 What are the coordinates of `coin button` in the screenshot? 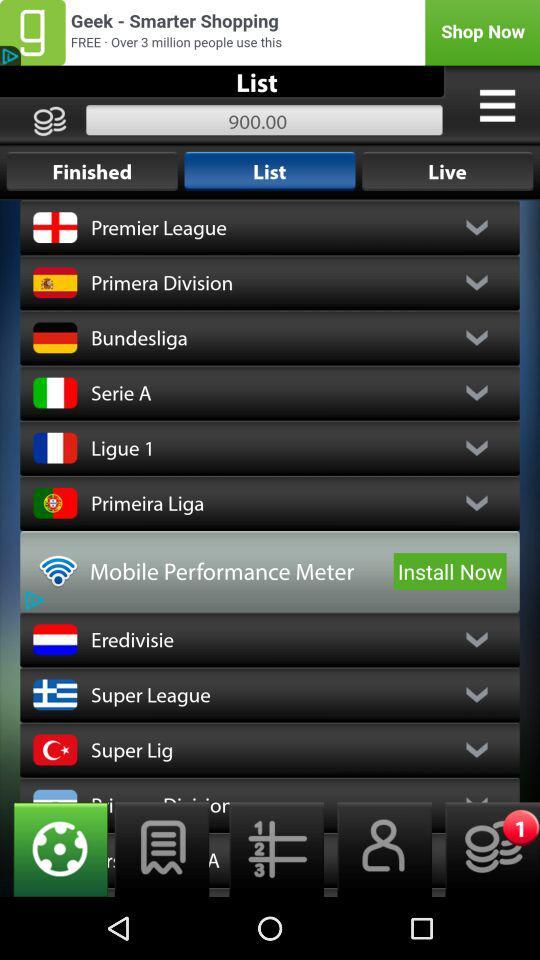 It's located at (485, 848).